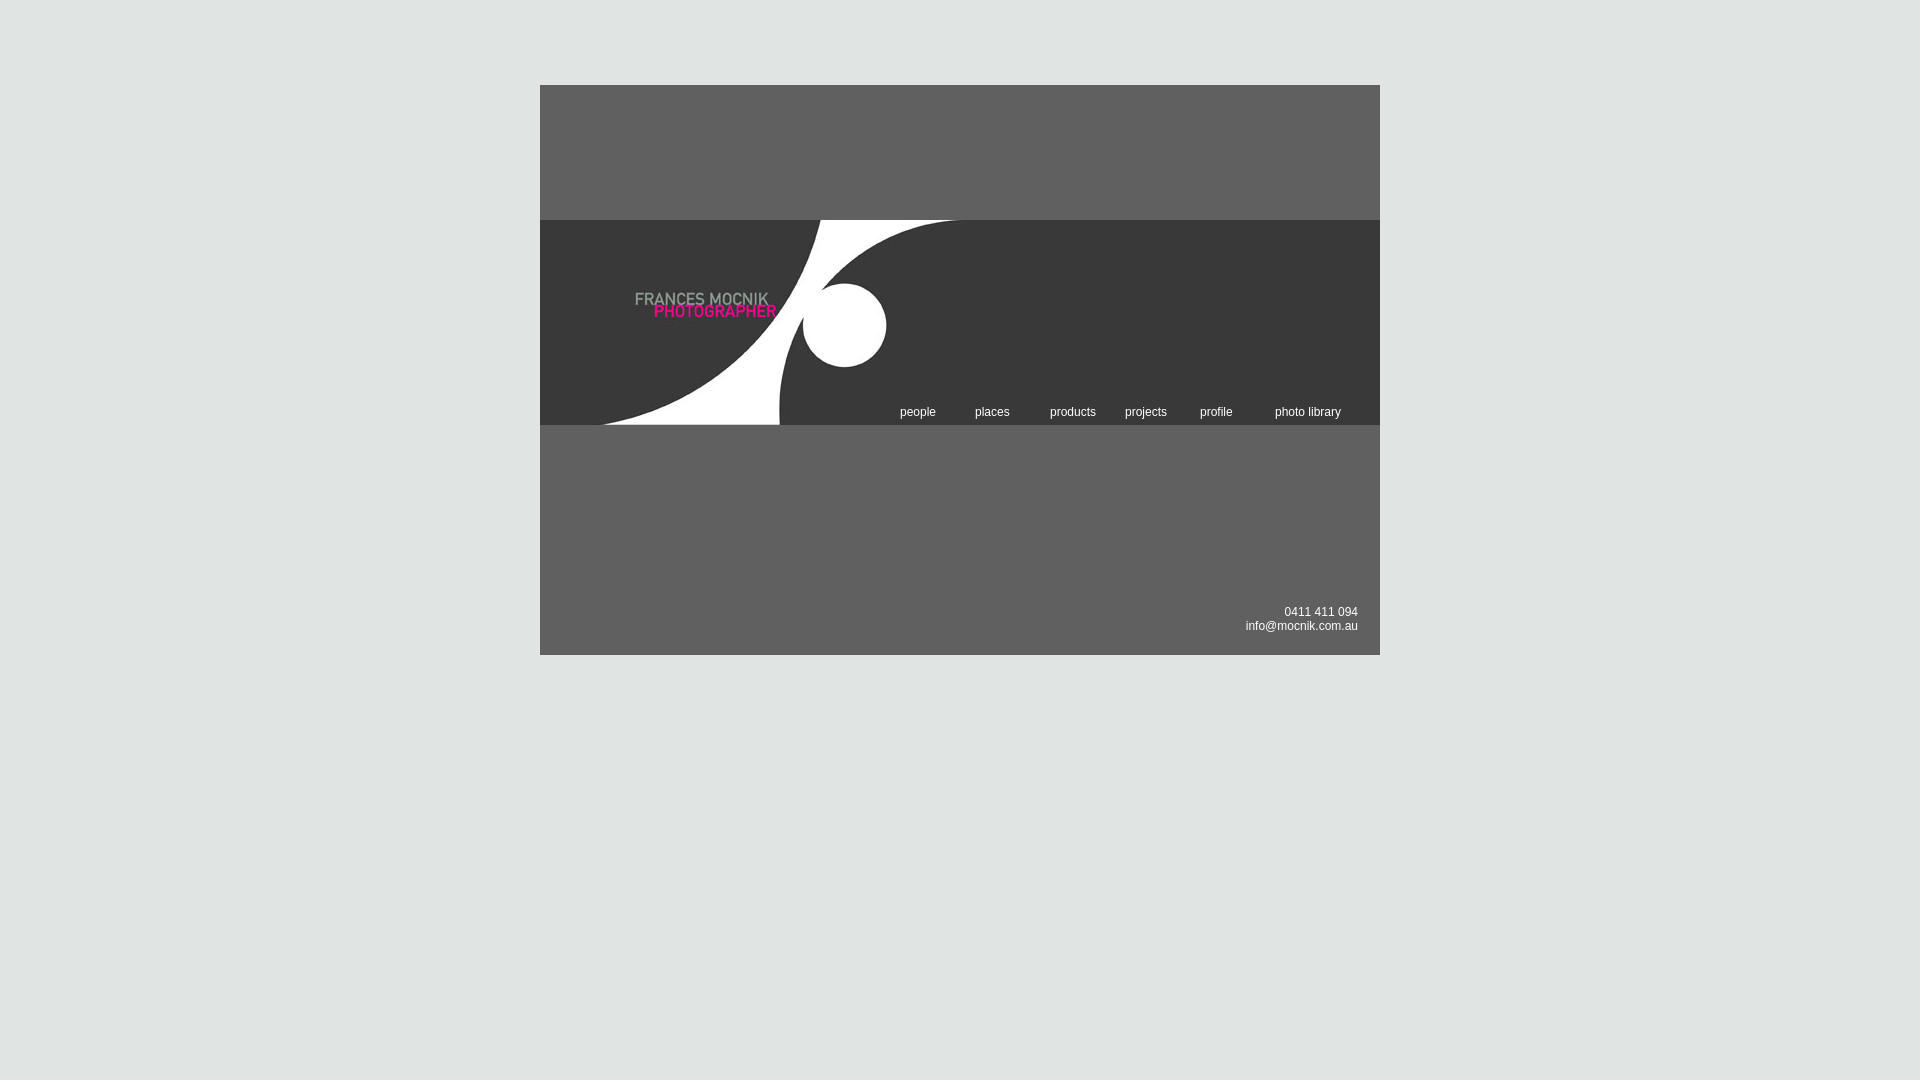  What do you see at coordinates (1301, 624) in the screenshot?
I see `'info@mocnik.com.au'` at bounding box center [1301, 624].